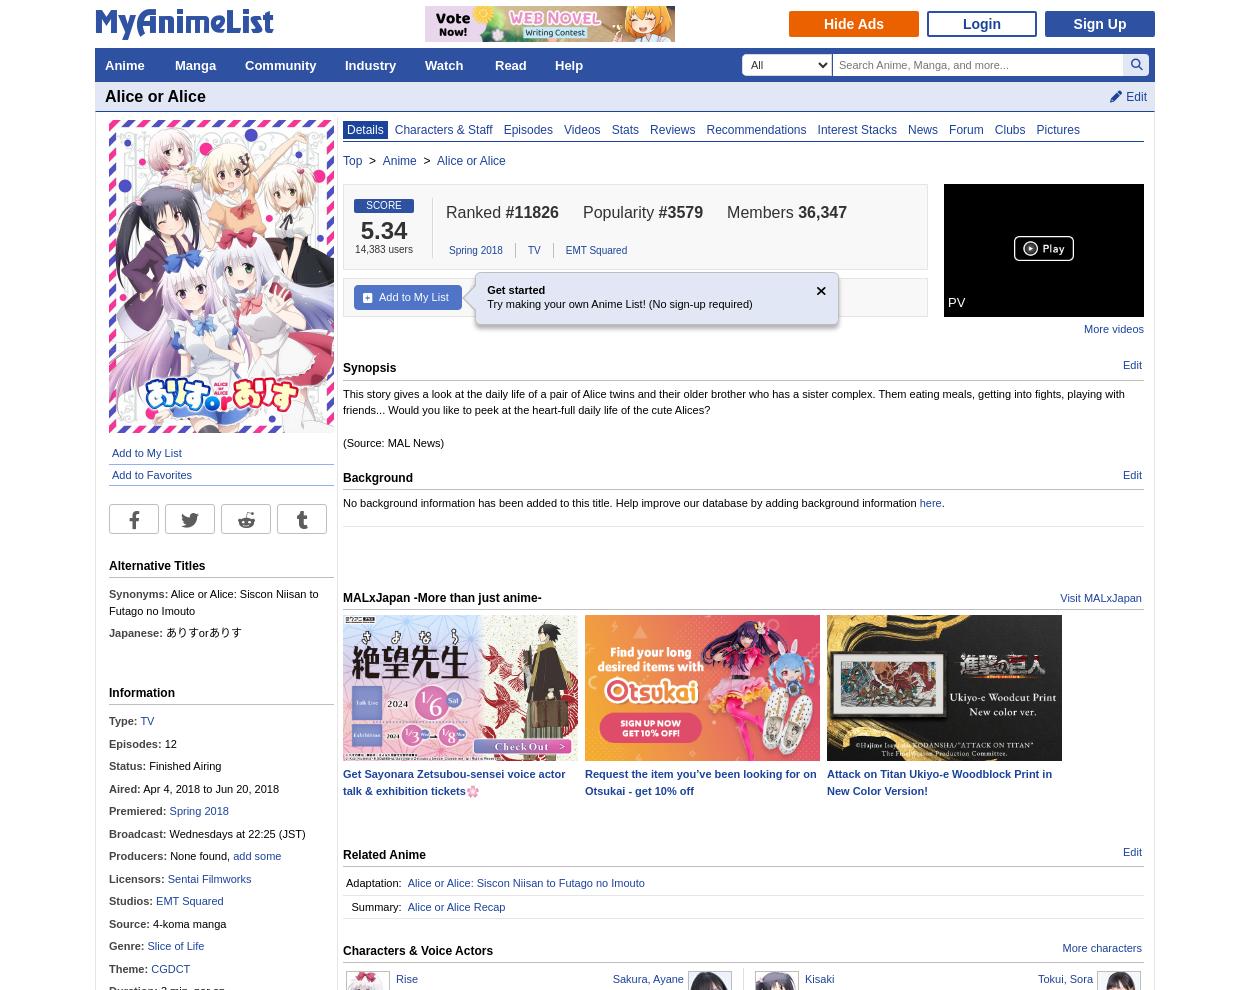  Describe the element at coordinates (108, 632) in the screenshot. I see `'Japanese:'` at that location.